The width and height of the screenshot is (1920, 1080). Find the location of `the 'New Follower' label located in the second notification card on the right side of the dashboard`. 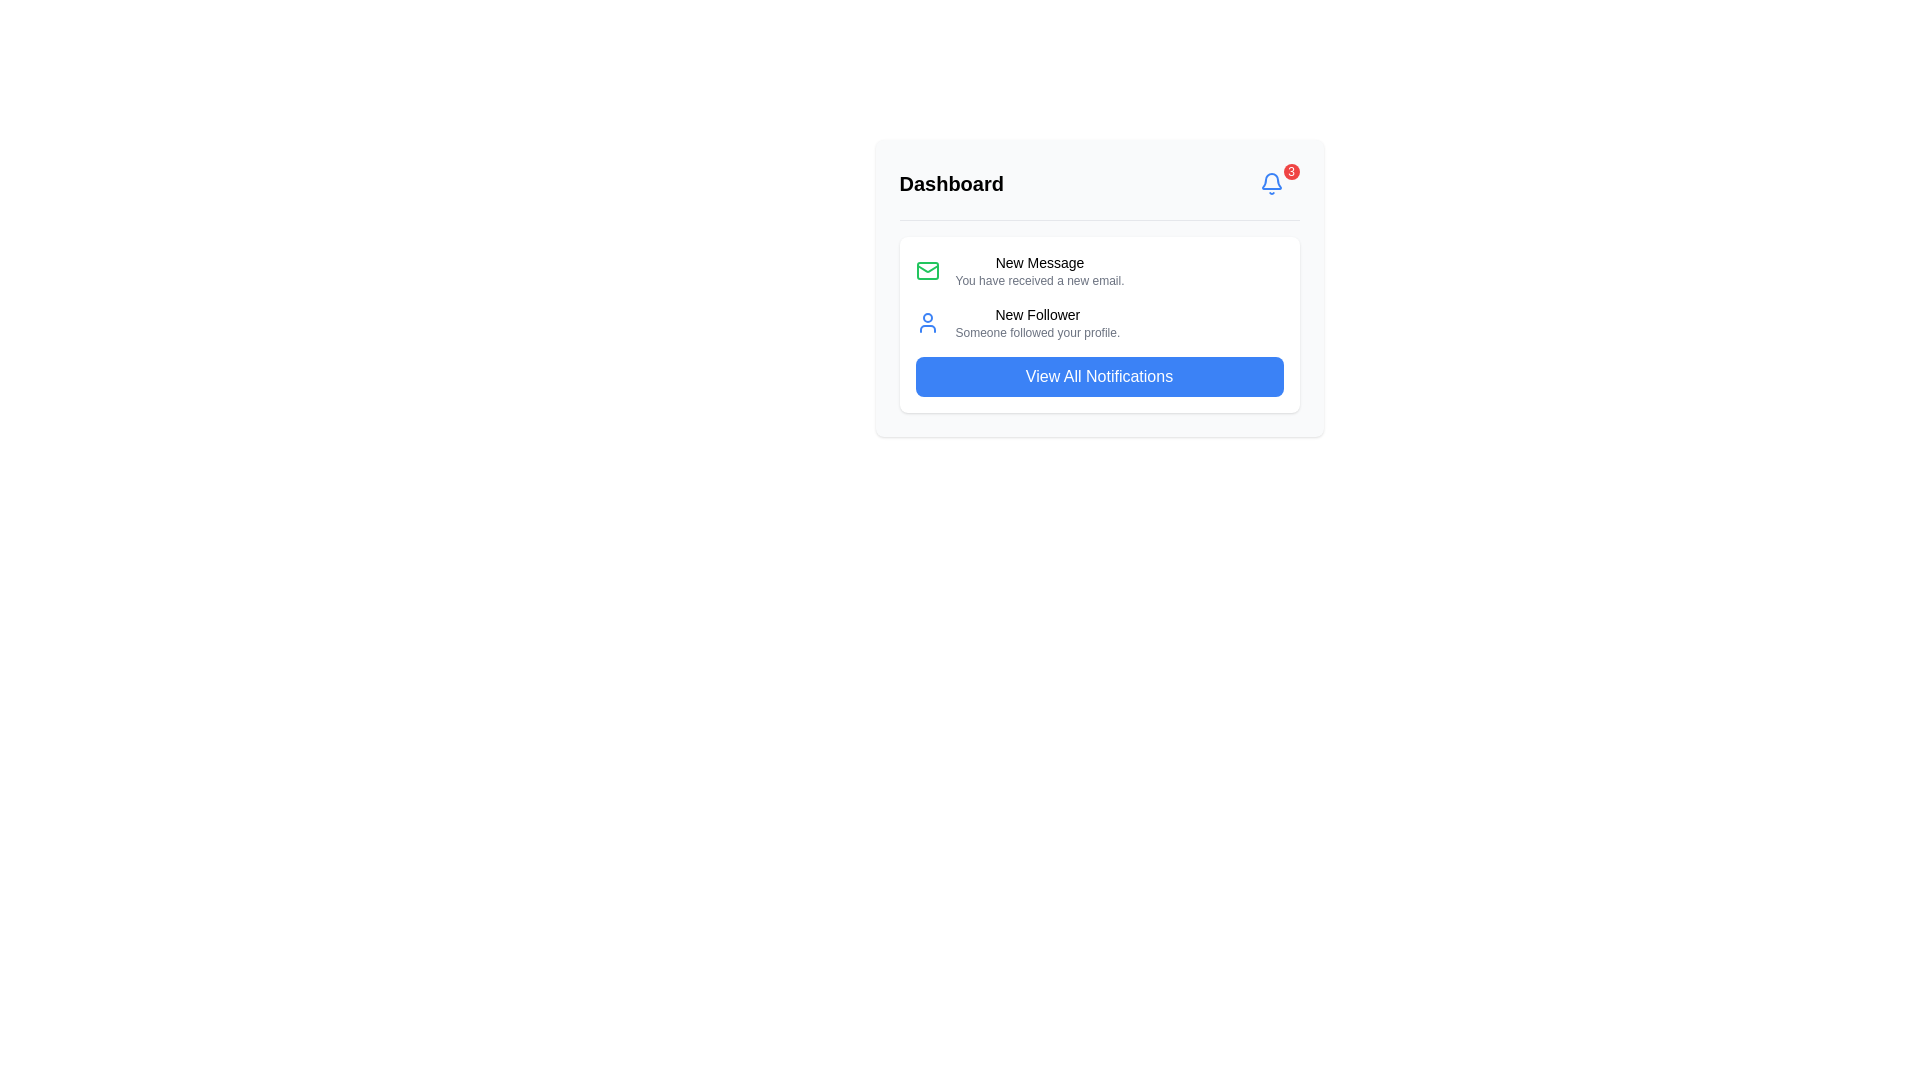

the 'New Follower' label located in the second notification card on the right side of the dashboard is located at coordinates (1037, 315).